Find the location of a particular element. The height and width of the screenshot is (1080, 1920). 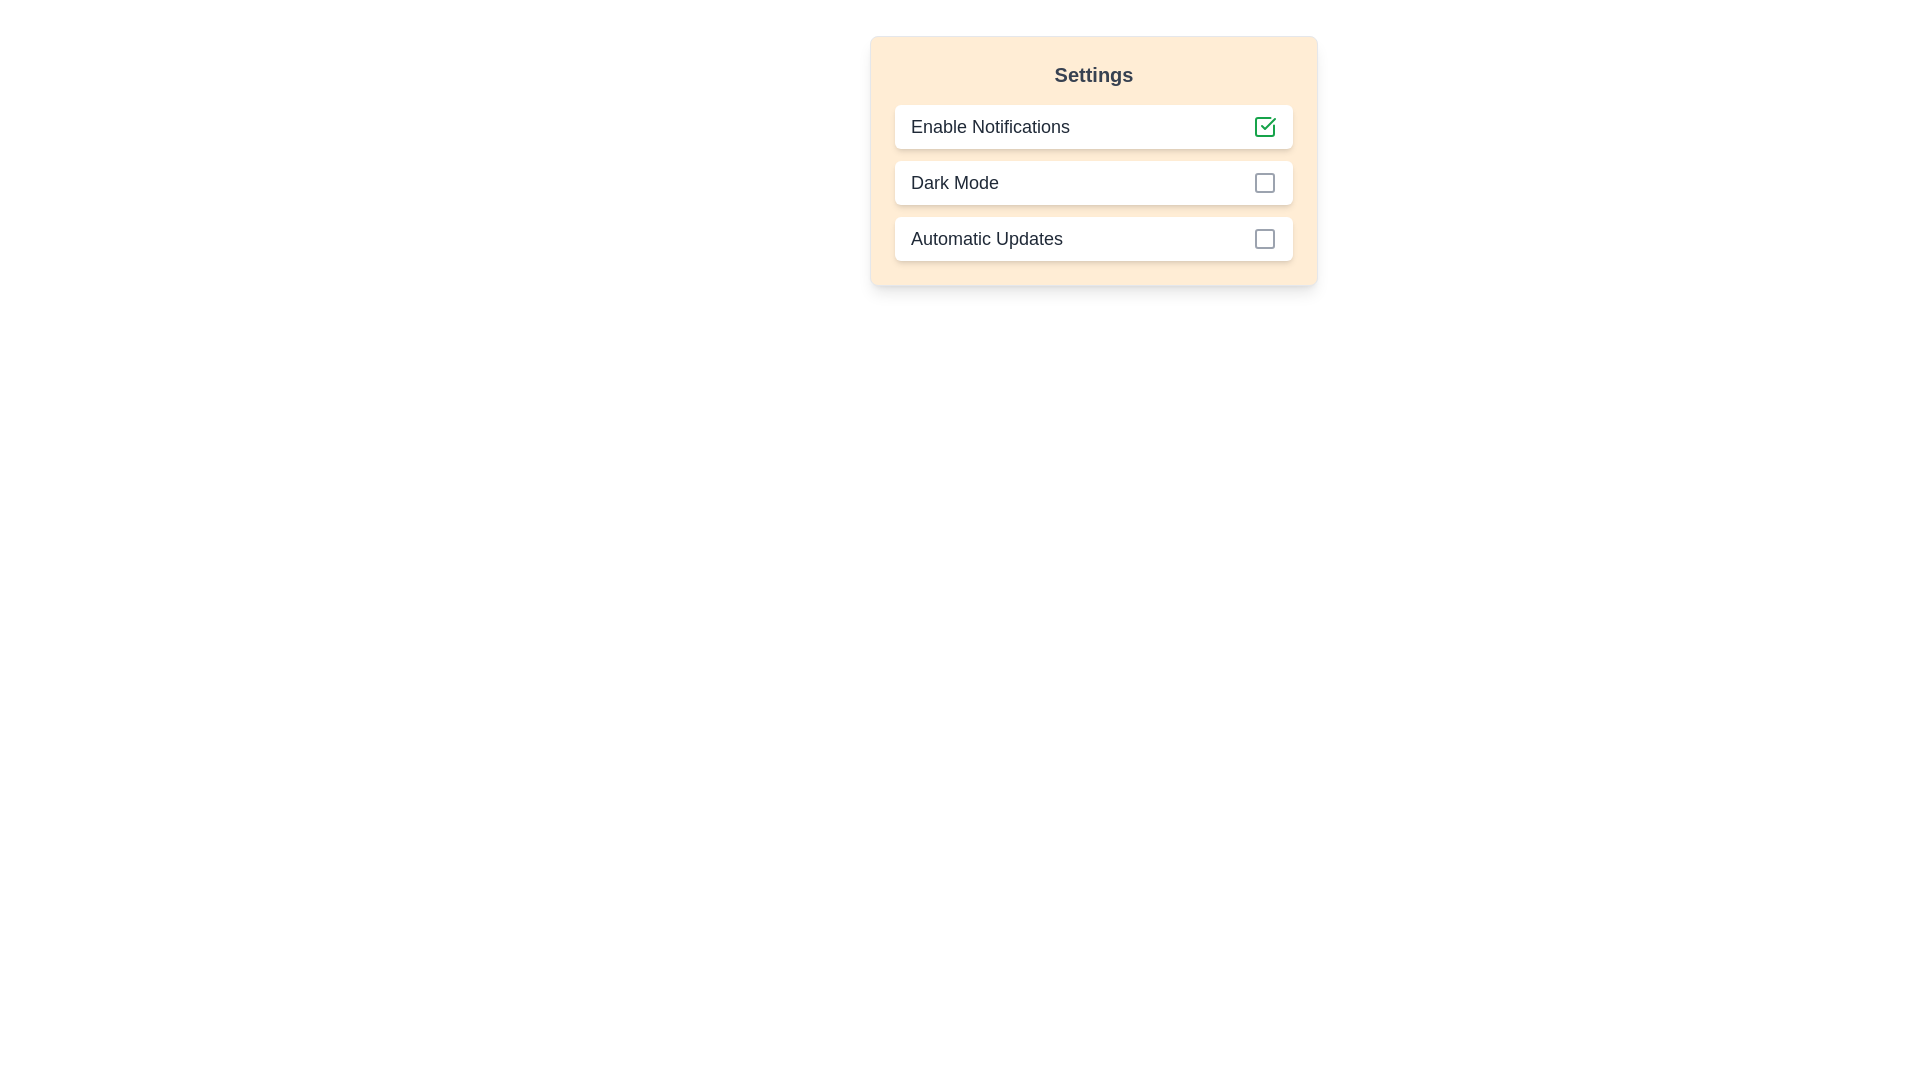

the prominent 'Settings' header text displayed at the top of the light-orange section is located at coordinates (1093, 73).